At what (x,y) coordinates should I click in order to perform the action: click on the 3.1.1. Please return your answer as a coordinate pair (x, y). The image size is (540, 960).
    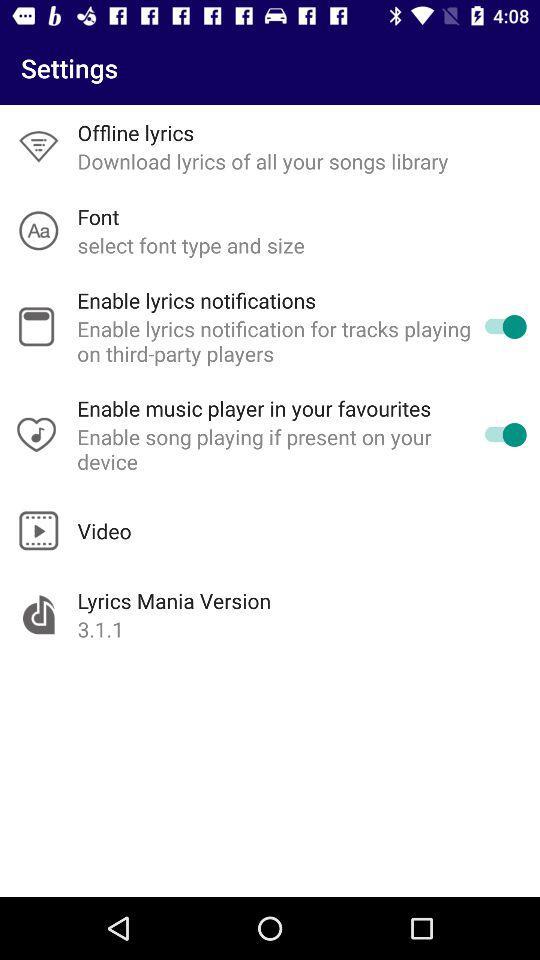
    Looking at the image, I should click on (99, 628).